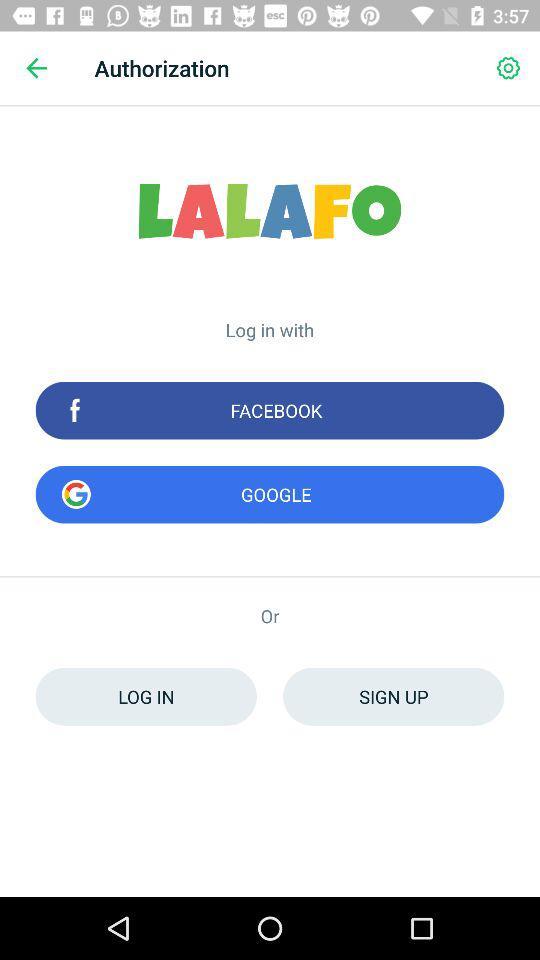 This screenshot has width=540, height=960. Describe the element at coordinates (393, 696) in the screenshot. I see `the icon next to log in icon` at that location.